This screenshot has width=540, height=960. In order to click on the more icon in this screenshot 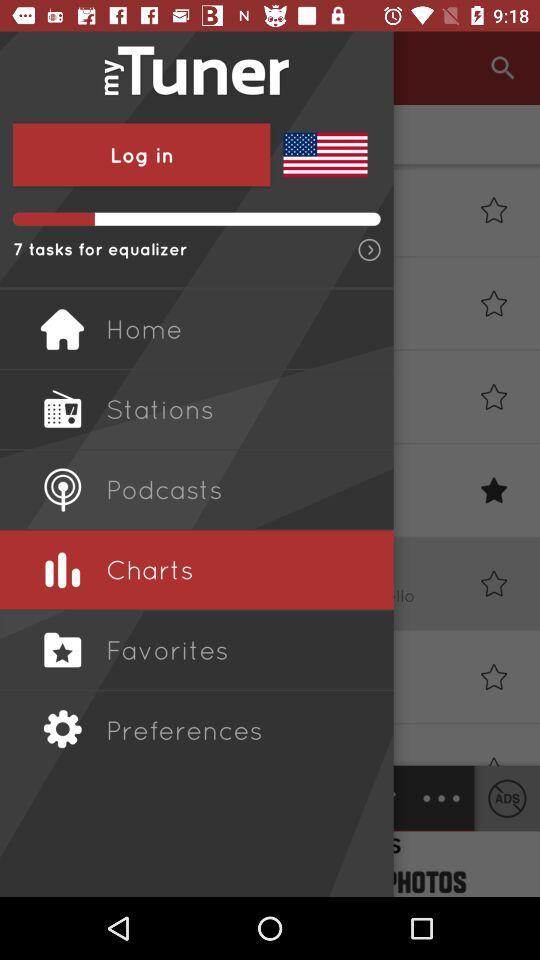, I will do `click(441, 798)`.